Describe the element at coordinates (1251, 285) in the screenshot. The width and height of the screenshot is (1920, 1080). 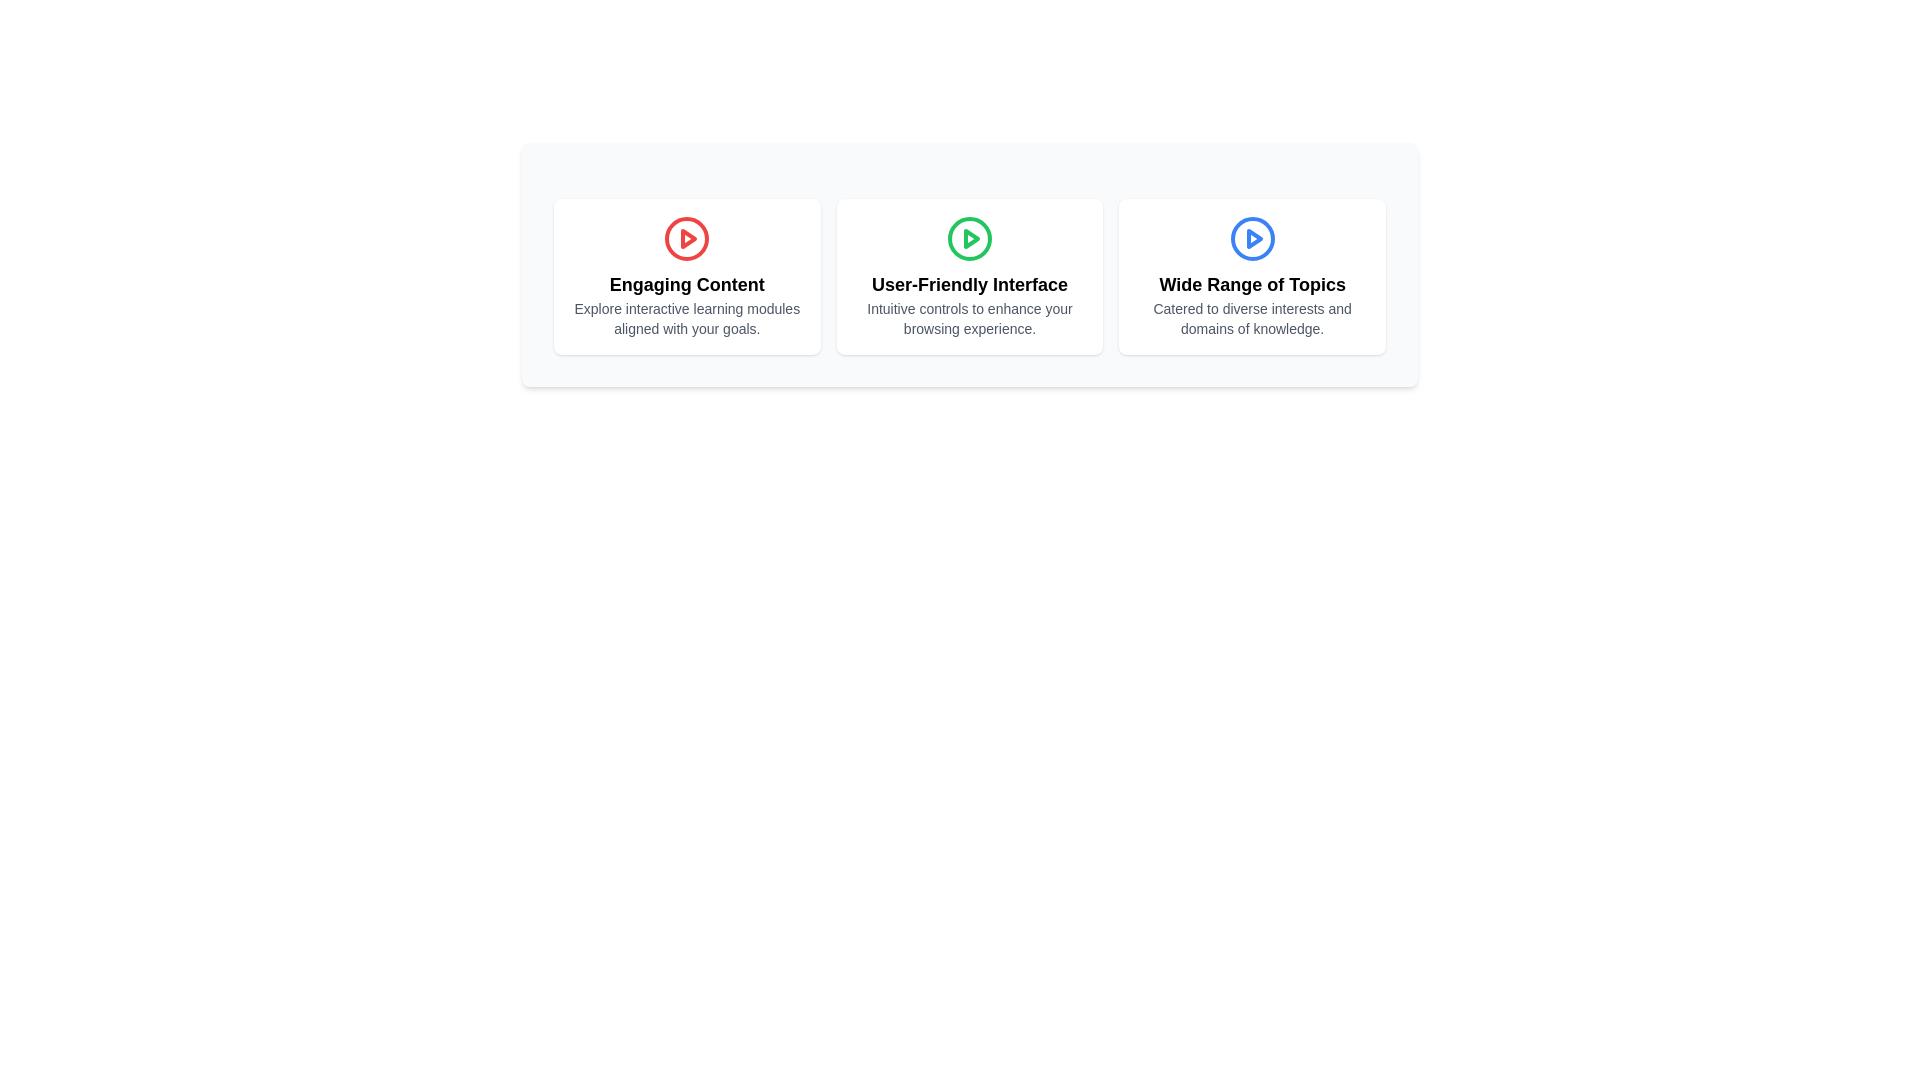
I see `the text label displaying 'Wide Range of Topics', which is styled with a bold font and positioned in the lower middle section of the rightmost card, below the circular play icon` at that location.